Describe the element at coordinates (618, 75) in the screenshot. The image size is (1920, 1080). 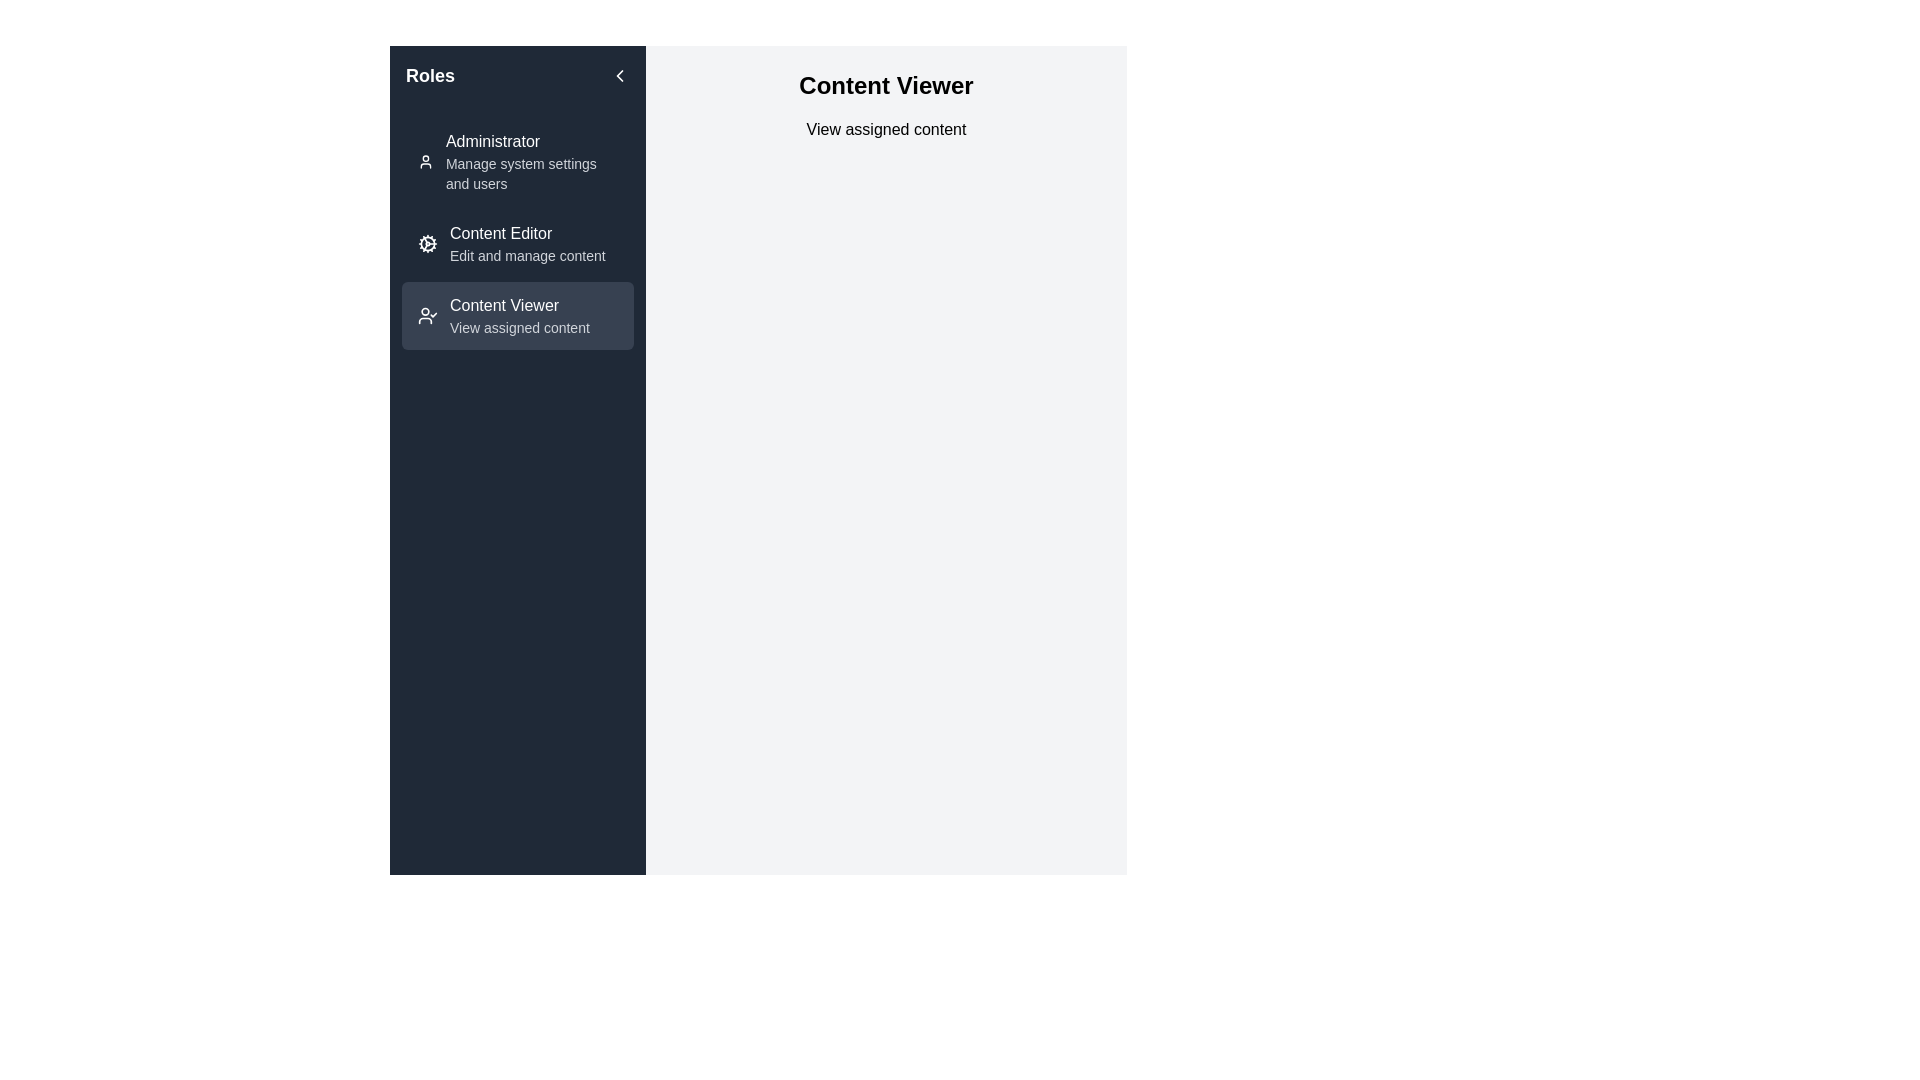
I see `the back icon located in the left-side navigation panel, at the top-right corner adjacent to the header text 'Roles'` at that location.